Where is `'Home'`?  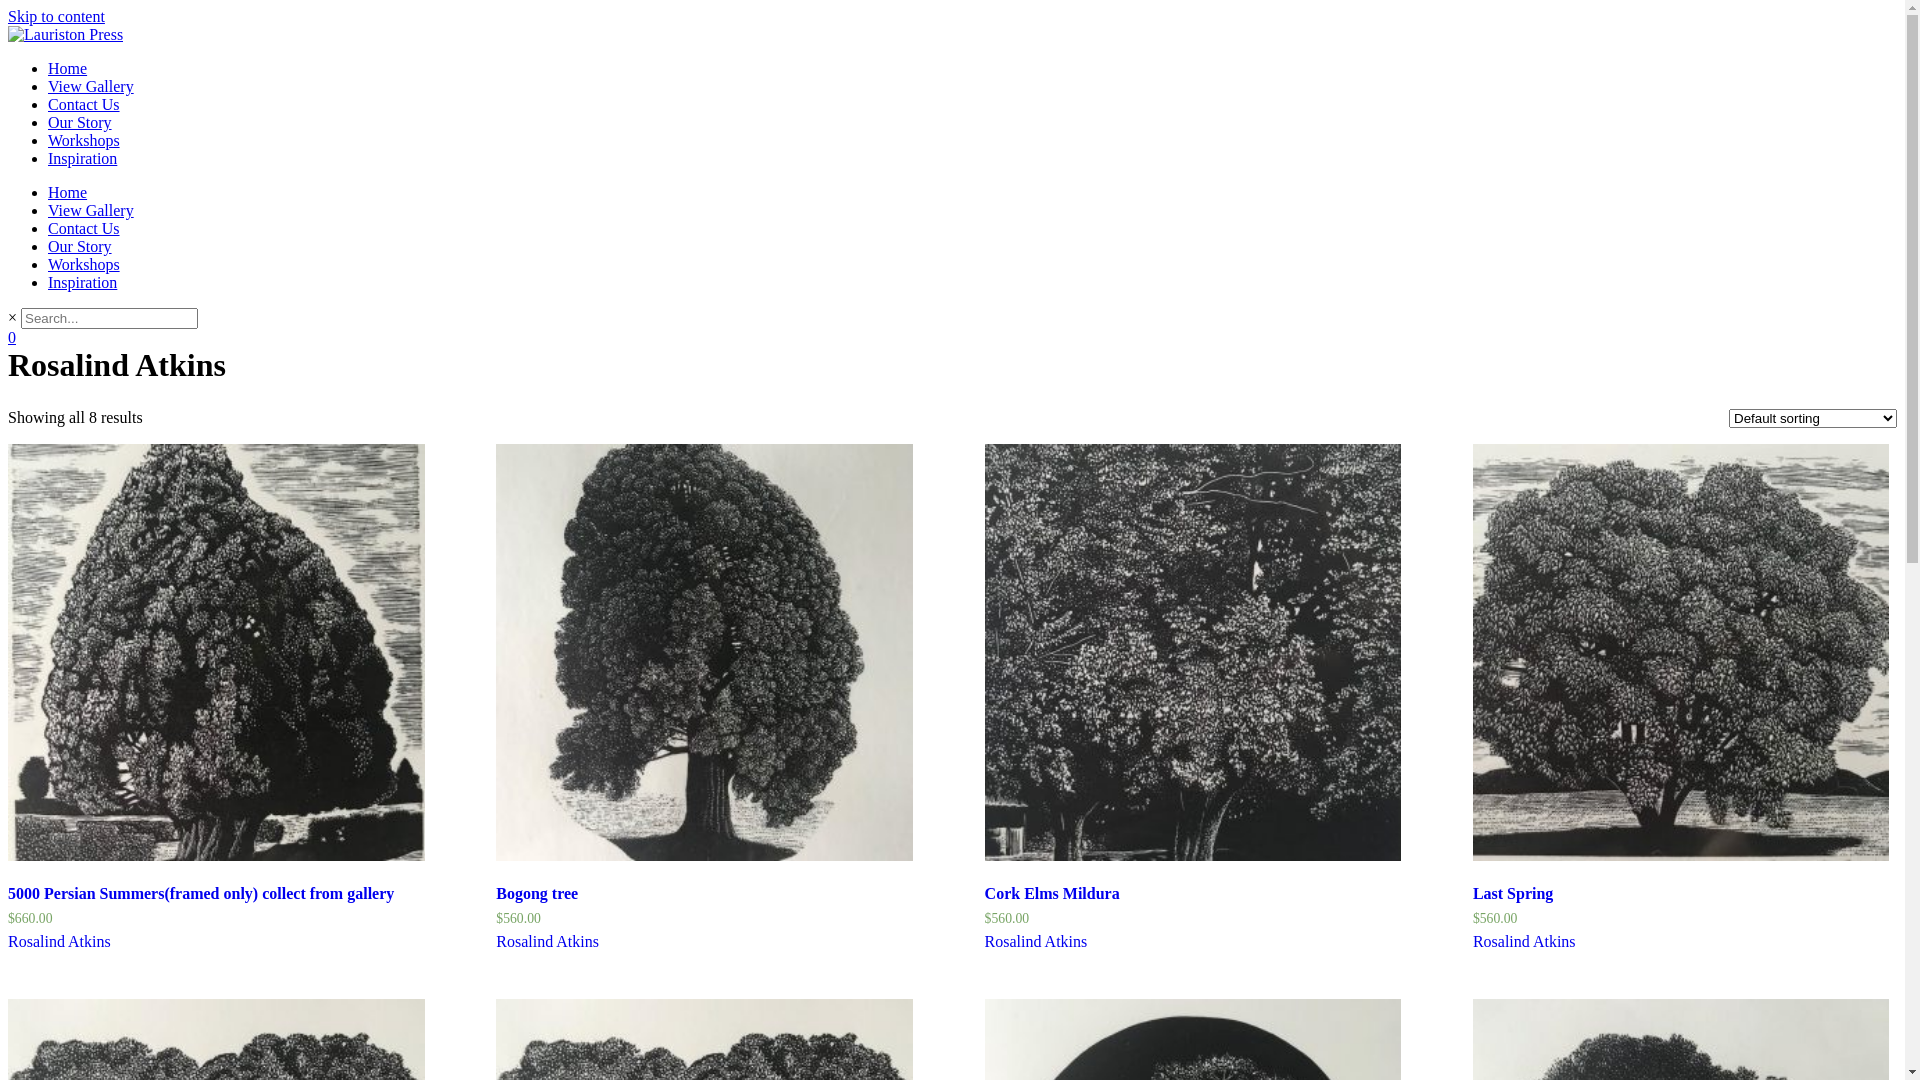
'Home' is located at coordinates (67, 192).